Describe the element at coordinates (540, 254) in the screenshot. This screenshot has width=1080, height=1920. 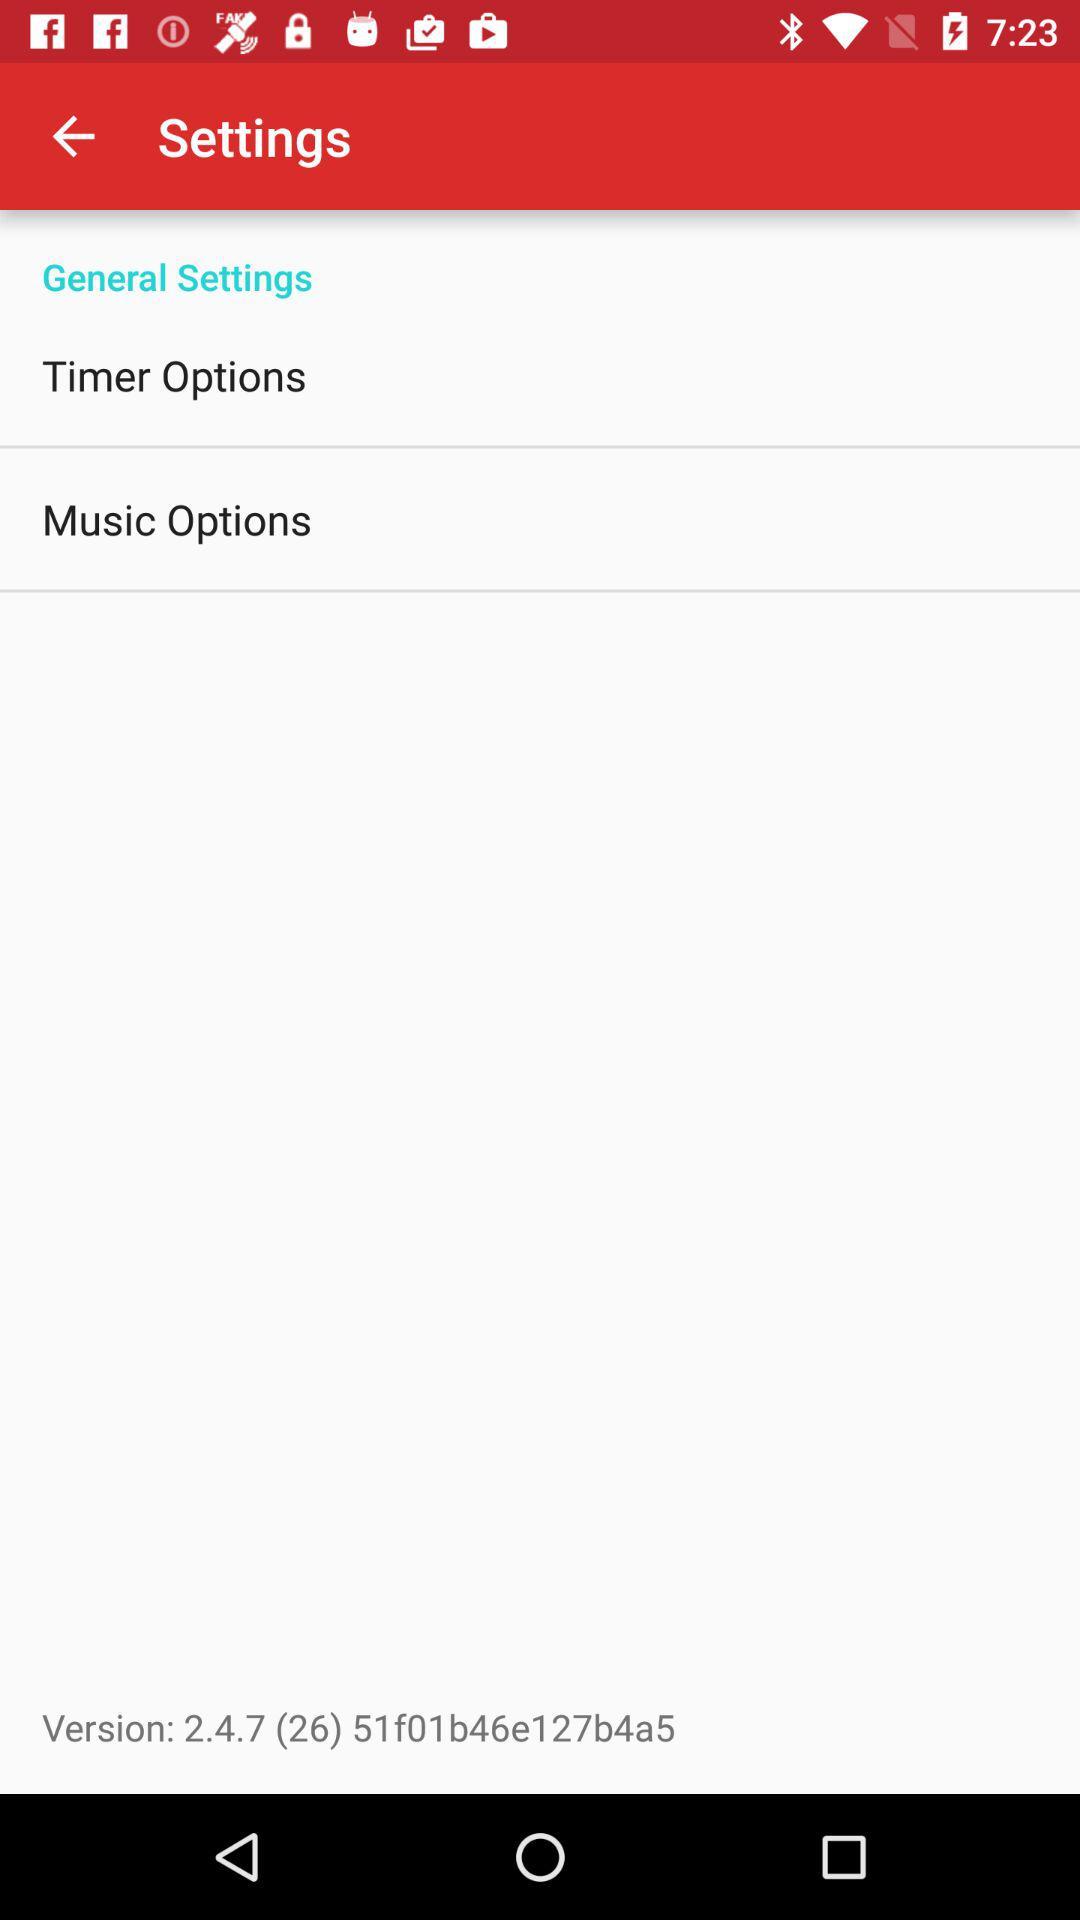
I see `general settings` at that location.